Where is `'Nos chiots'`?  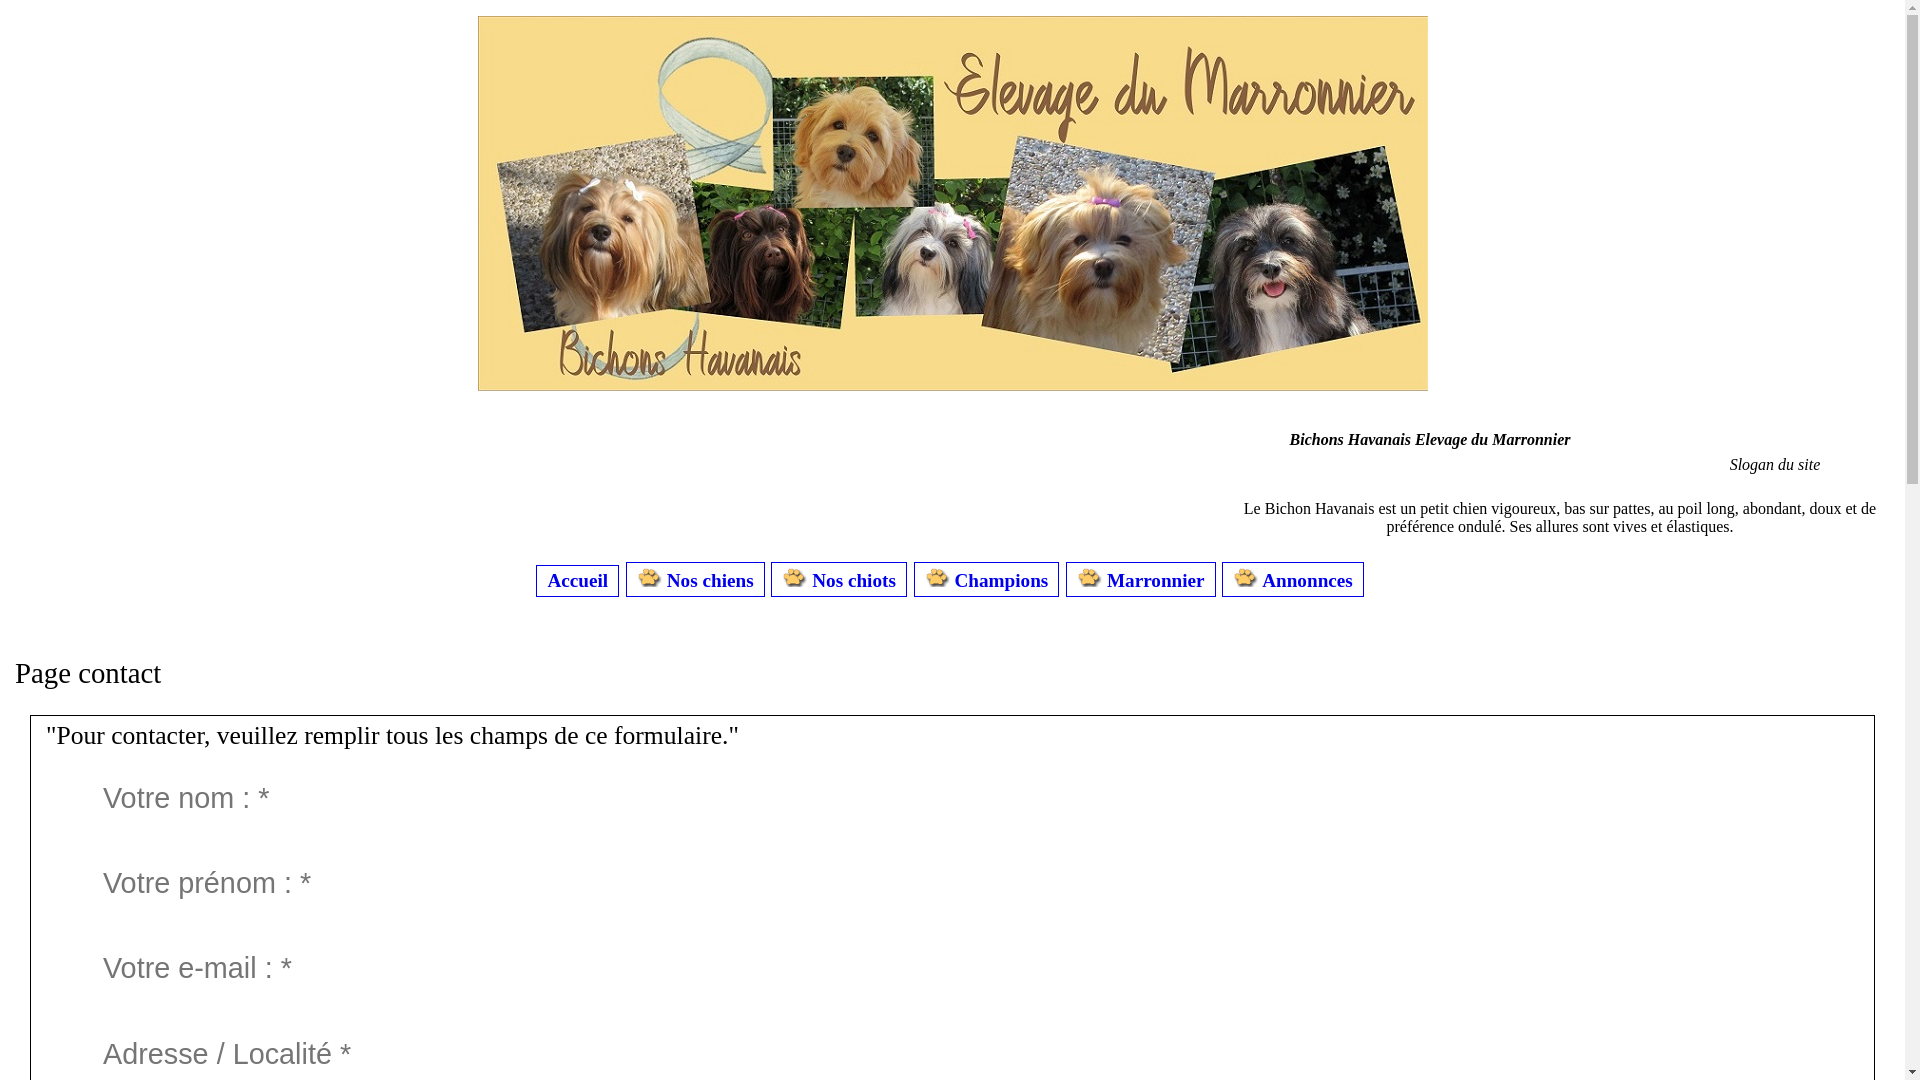 'Nos chiots' is located at coordinates (838, 579).